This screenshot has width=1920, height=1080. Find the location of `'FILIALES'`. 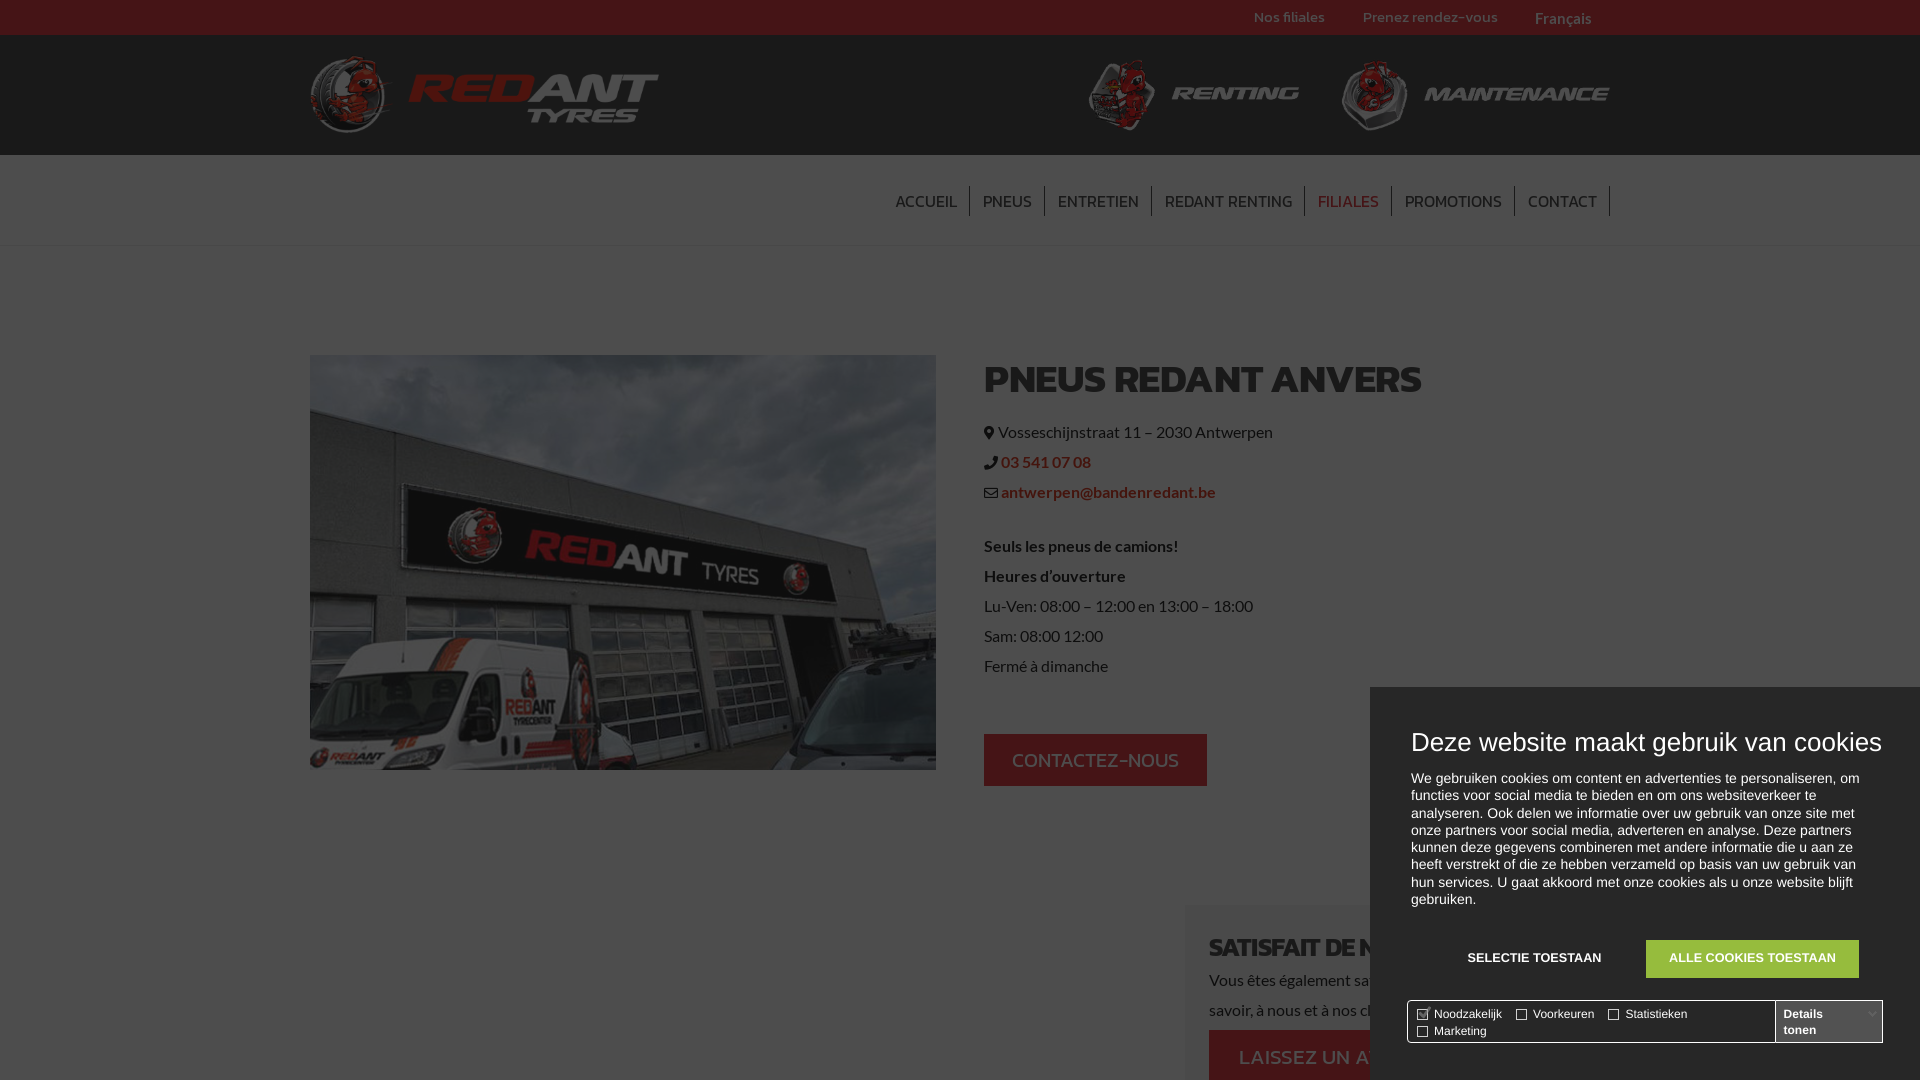

'FILIALES' is located at coordinates (1348, 200).